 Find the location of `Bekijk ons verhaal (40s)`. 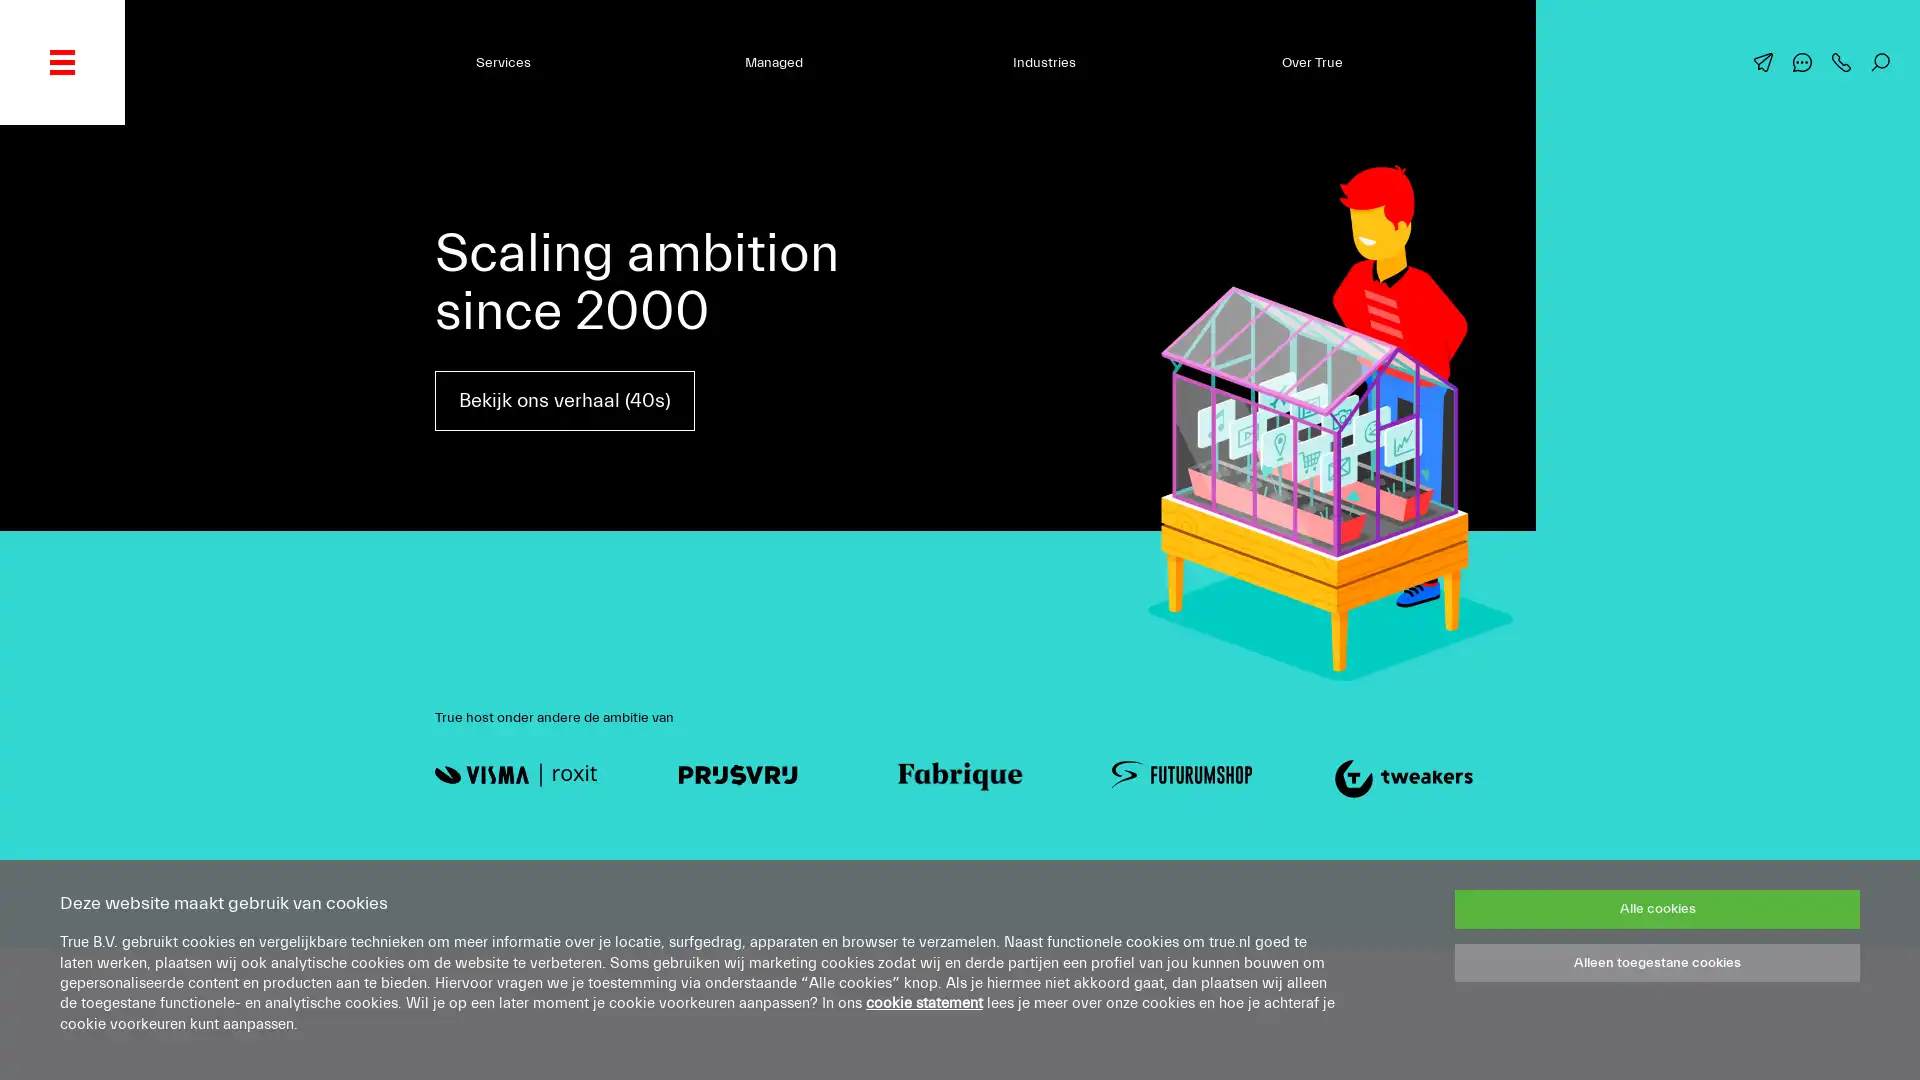

Bekijk ons verhaal (40s) is located at coordinates (564, 401).